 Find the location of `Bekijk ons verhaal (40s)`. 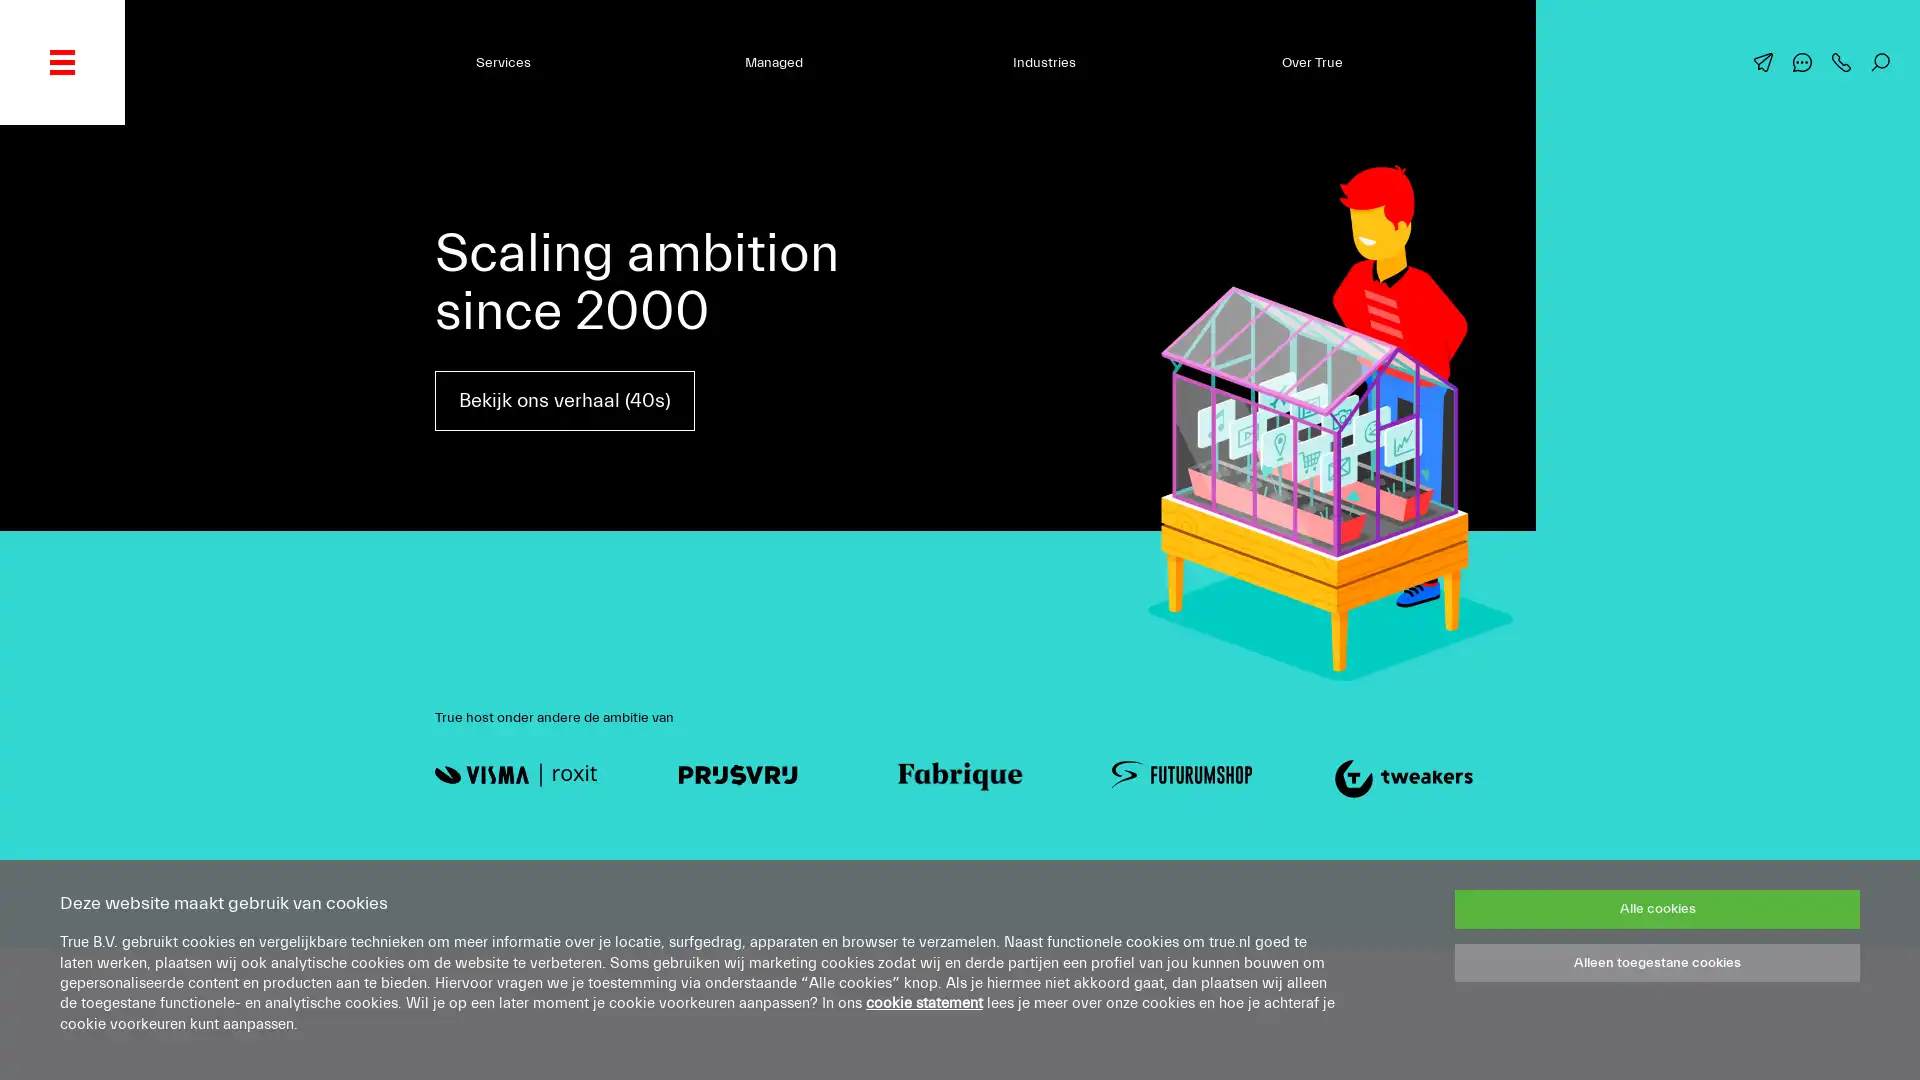

Bekijk ons verhaal (40s) is located at coordinates (564, 401).